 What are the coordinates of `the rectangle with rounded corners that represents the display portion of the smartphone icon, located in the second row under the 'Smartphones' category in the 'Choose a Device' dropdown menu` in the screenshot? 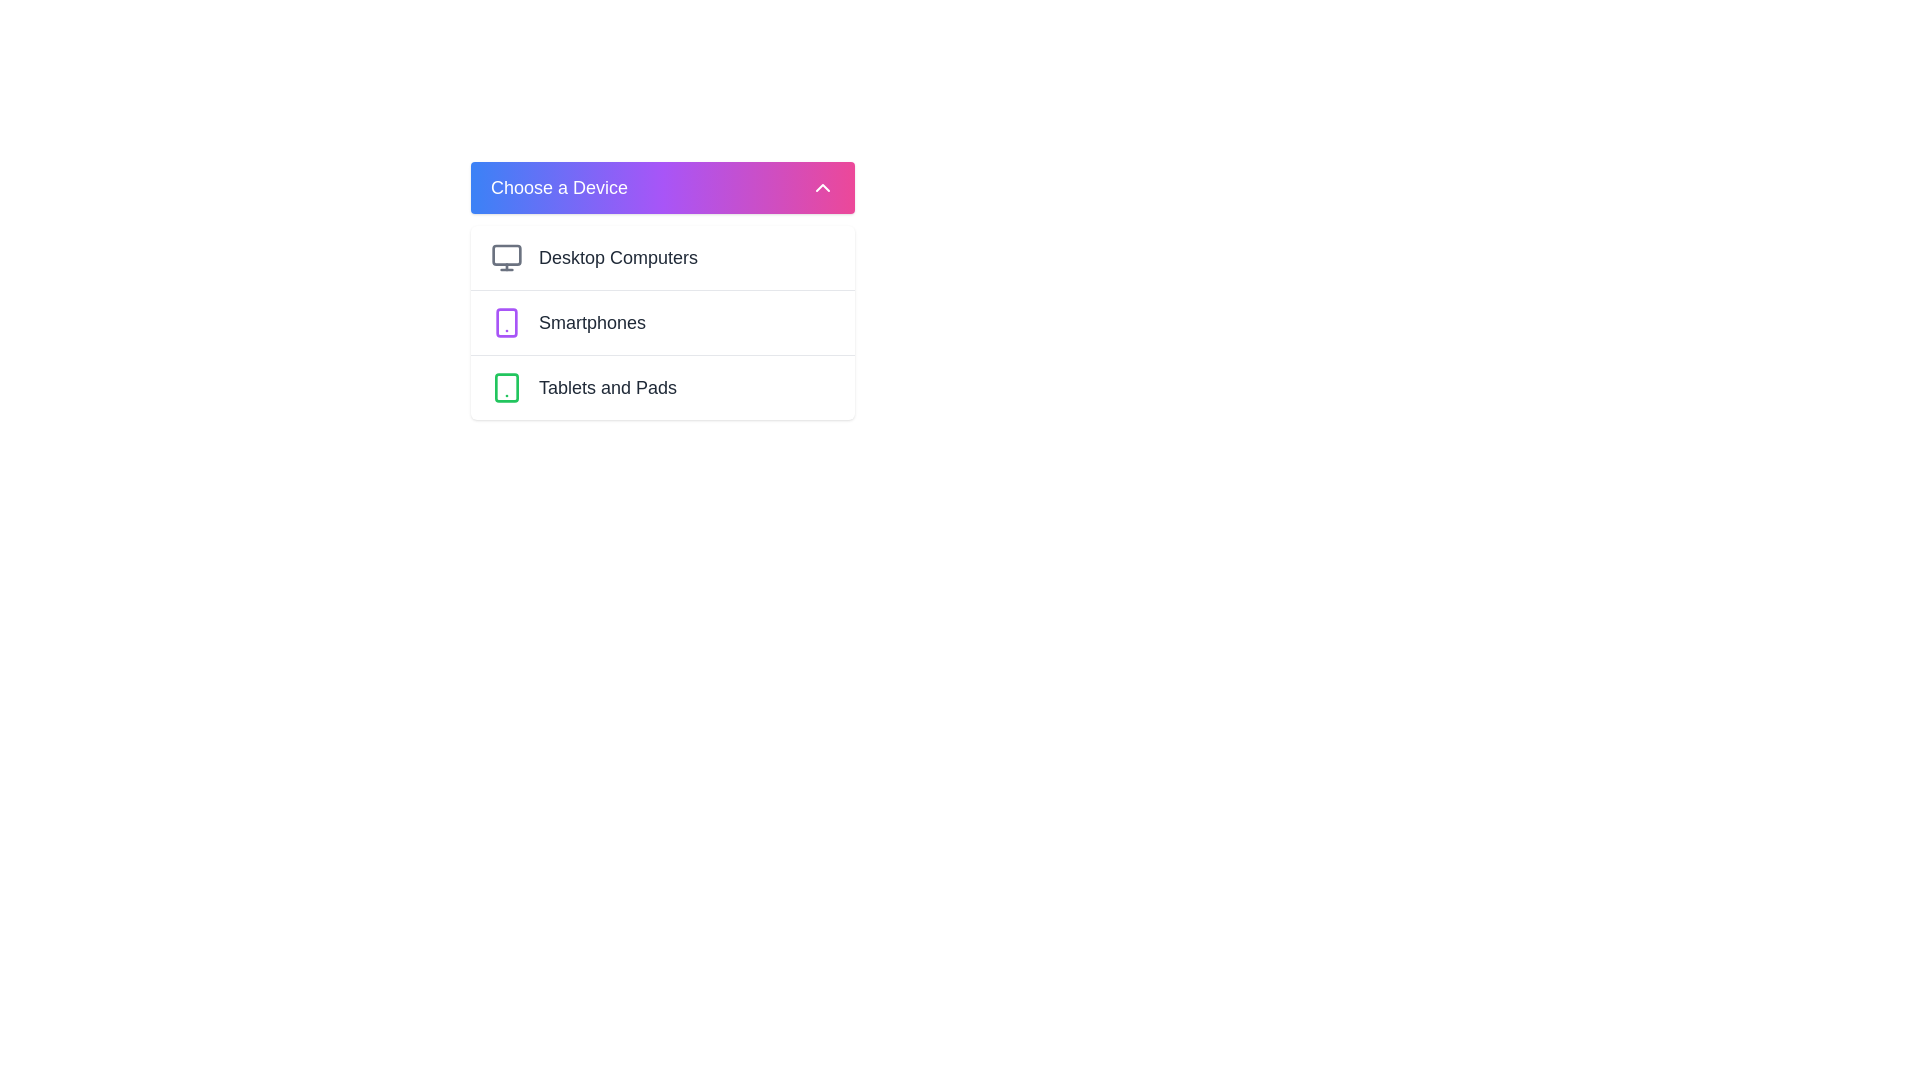 It's located at (507, 322).